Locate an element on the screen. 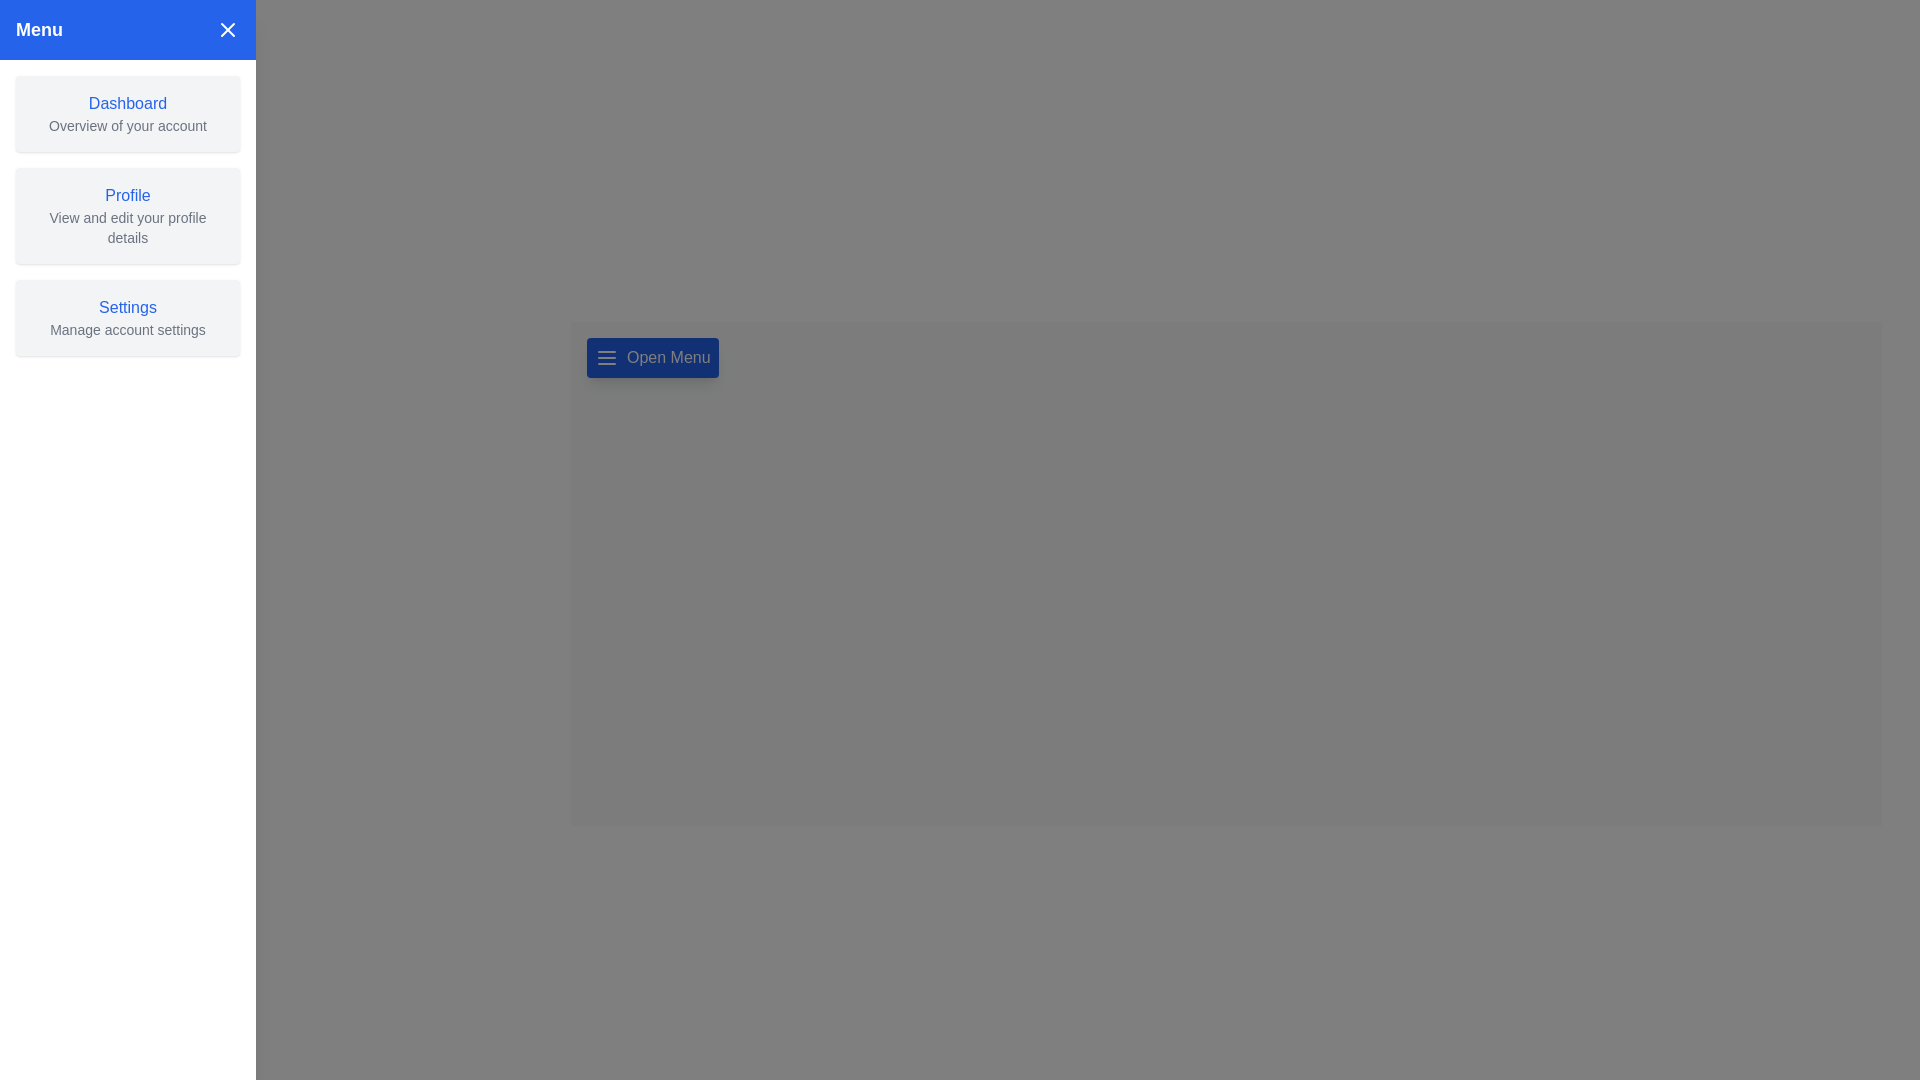 This screenshot has width=1920, height=1080. text label displaying 'View and edit your profile details' located under the 'Profile' heading in the left-hand side menu is located at coordinates (127, 226).